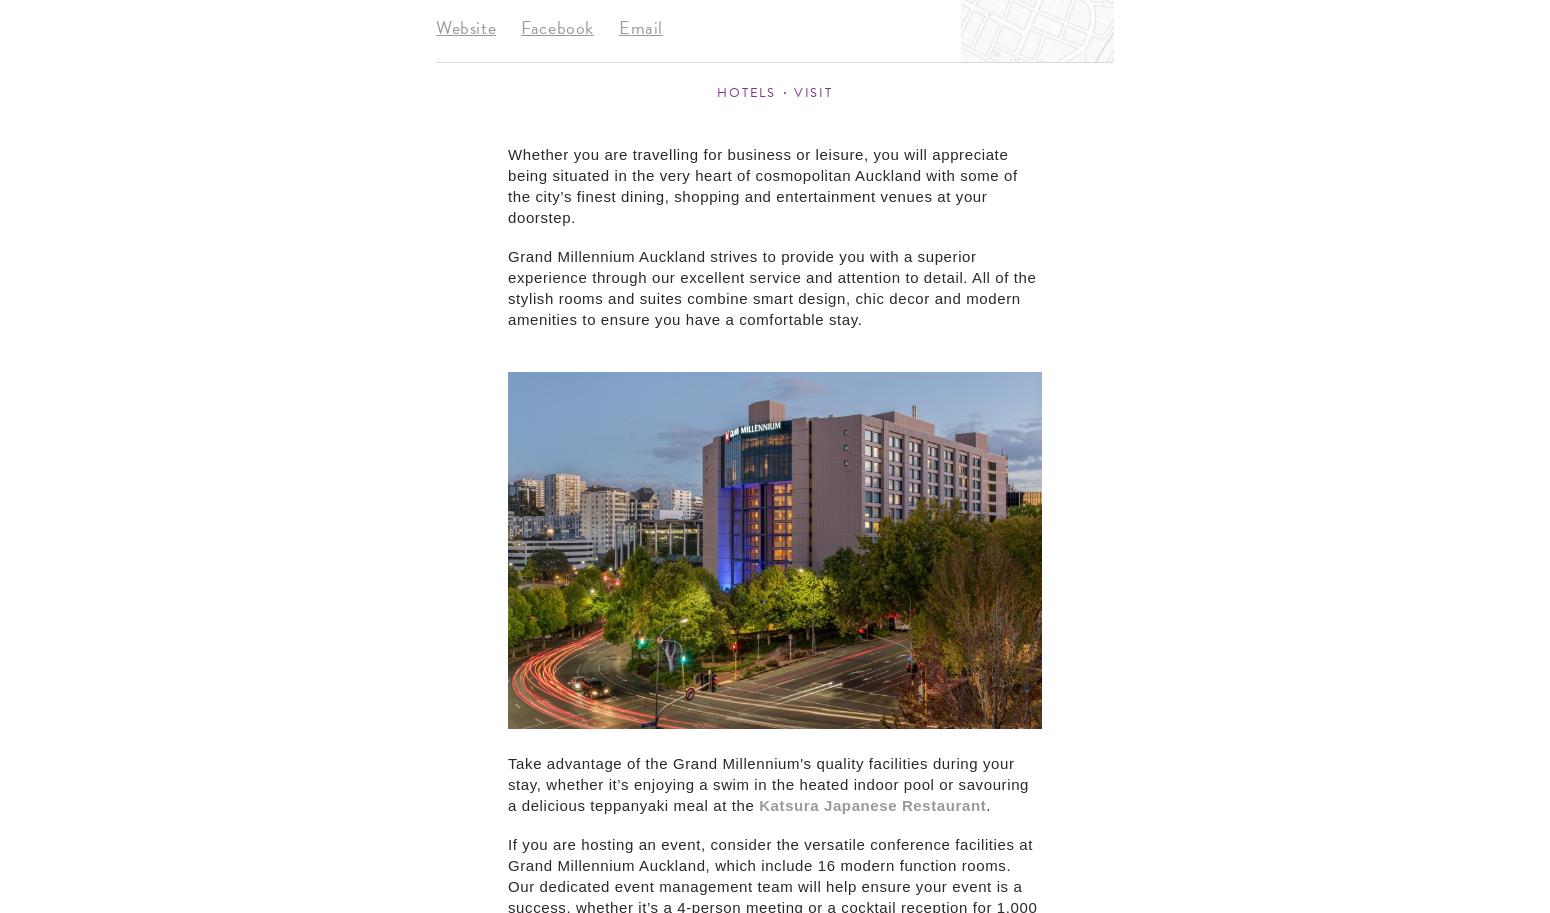  What do you see at coordinates (95, 274) in the screenshot?
I see `'Best places to watch the Melbourne Cup'` at bounding box center [95, 274].